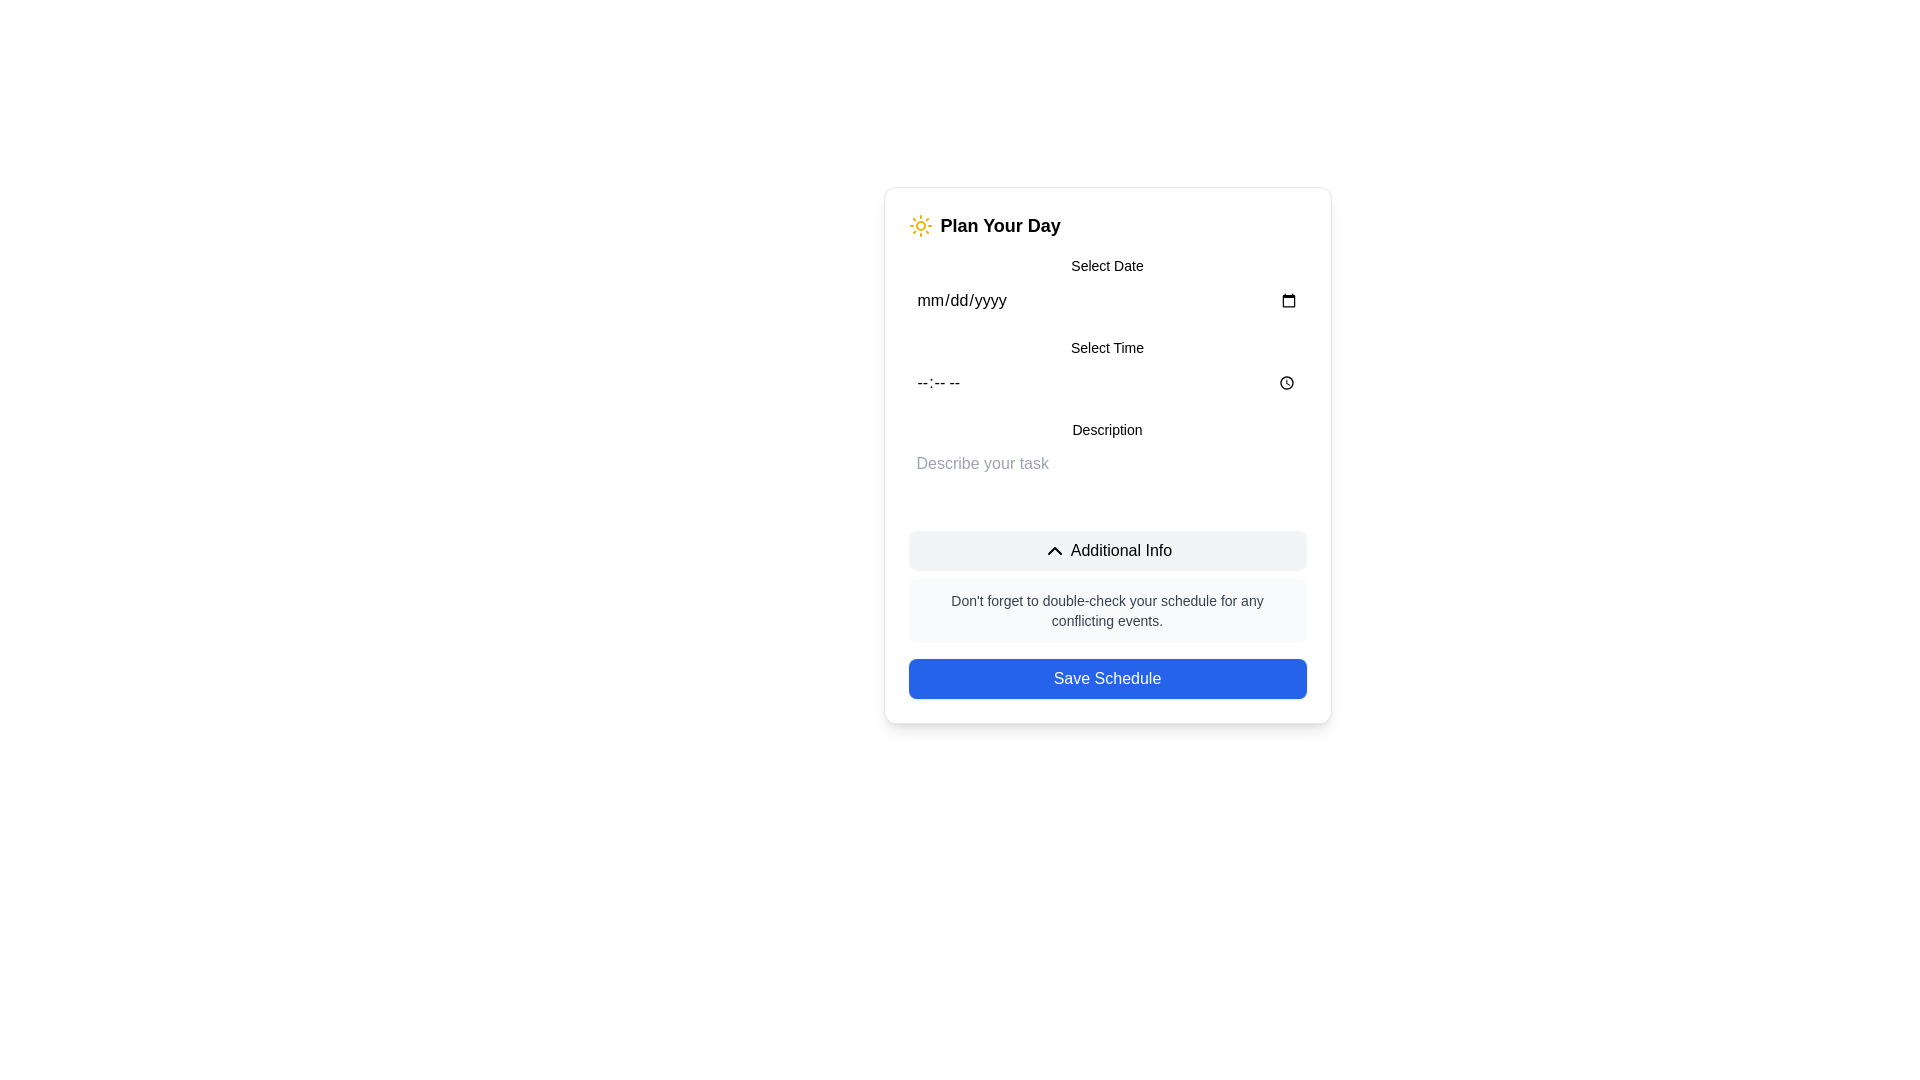  Describe the element at coordinates (1106, 265) in the screenshot. I see `the static text label that indicates the purpose of the date input field beneath it, located in the 'Plan Your Day' panel` at that location.